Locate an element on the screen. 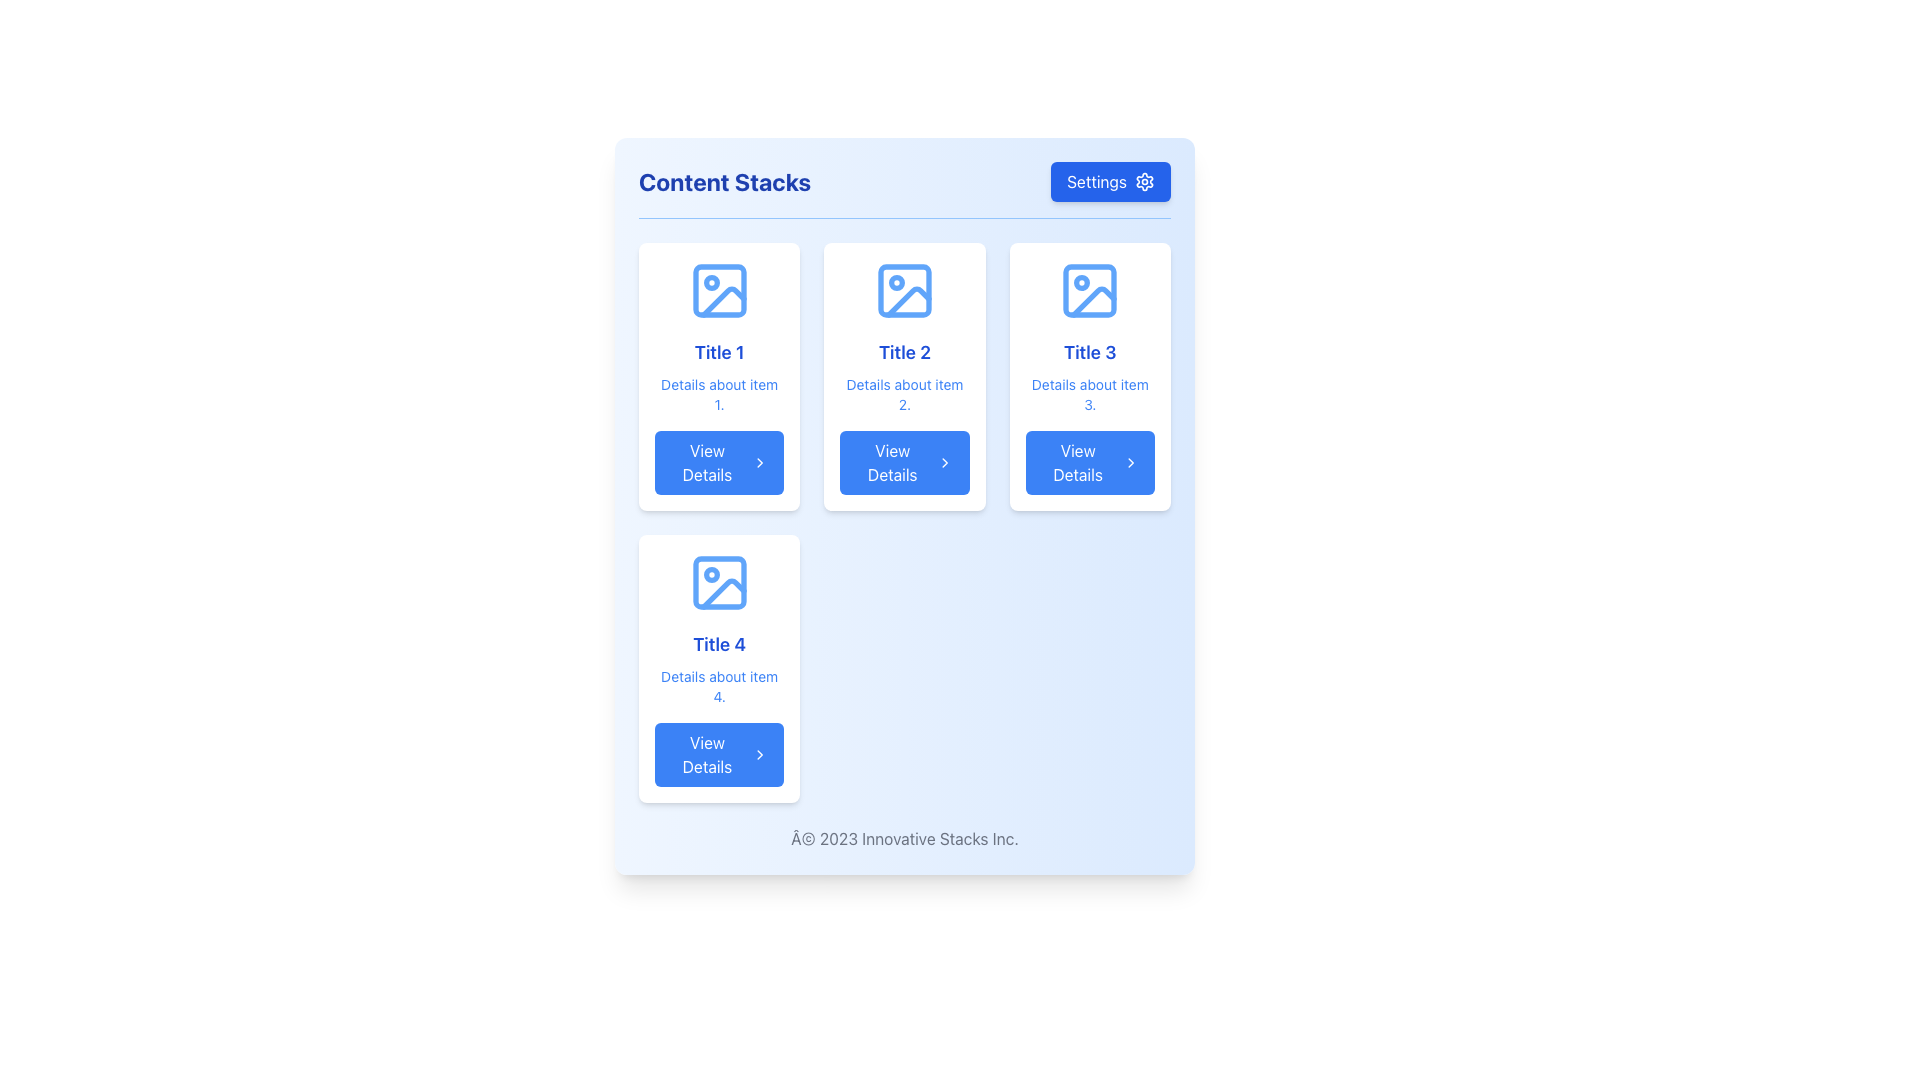 The height and width of the screenshot is (1080, 1920). the icon depicting an image, characterized by a rectangle with a circle and a diagonal line, located in the third content card from the left above 'Title 3' and 'View Details' is located at coordinates (1089, 290).